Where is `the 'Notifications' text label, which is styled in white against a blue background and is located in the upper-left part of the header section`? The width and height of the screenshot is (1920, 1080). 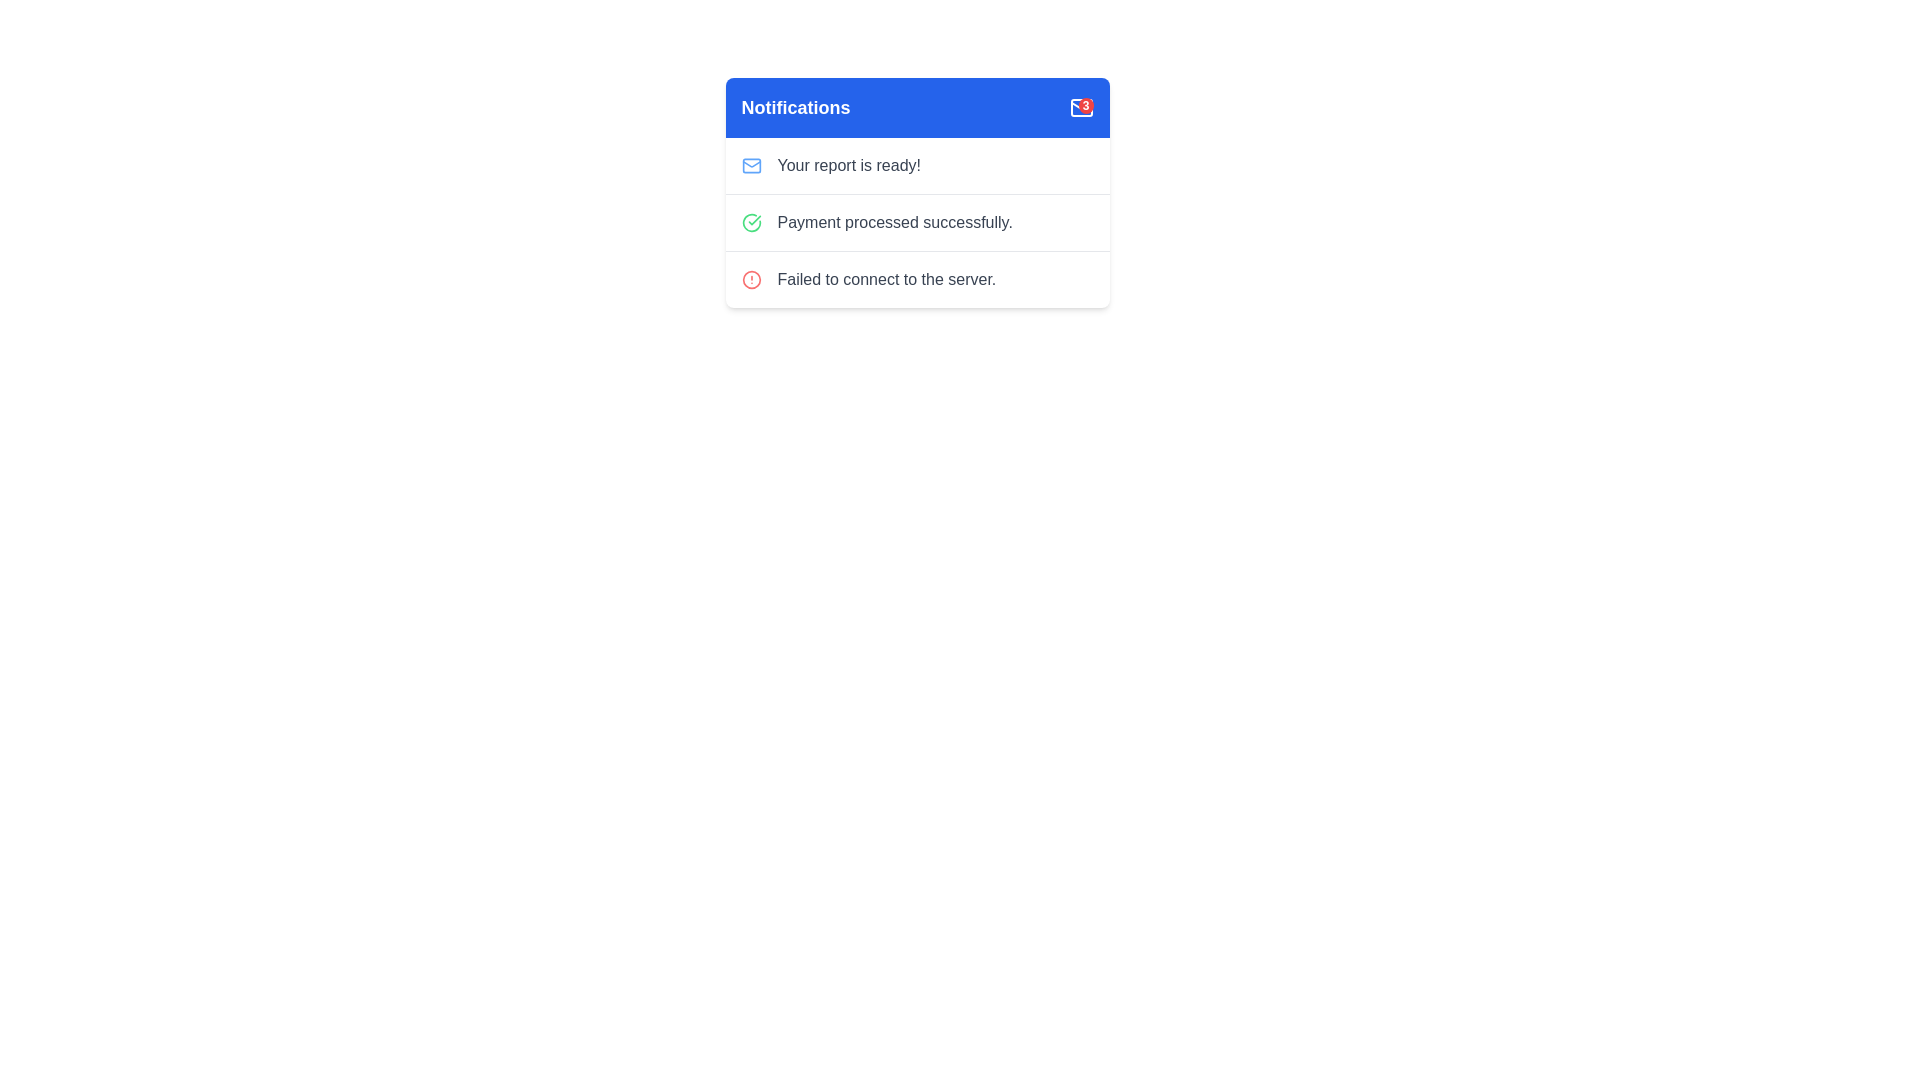 the 'Notifications' text label, which is styled in white against a blue background and is located in the upper-left part of the header section is located at coordinates (795, 108).